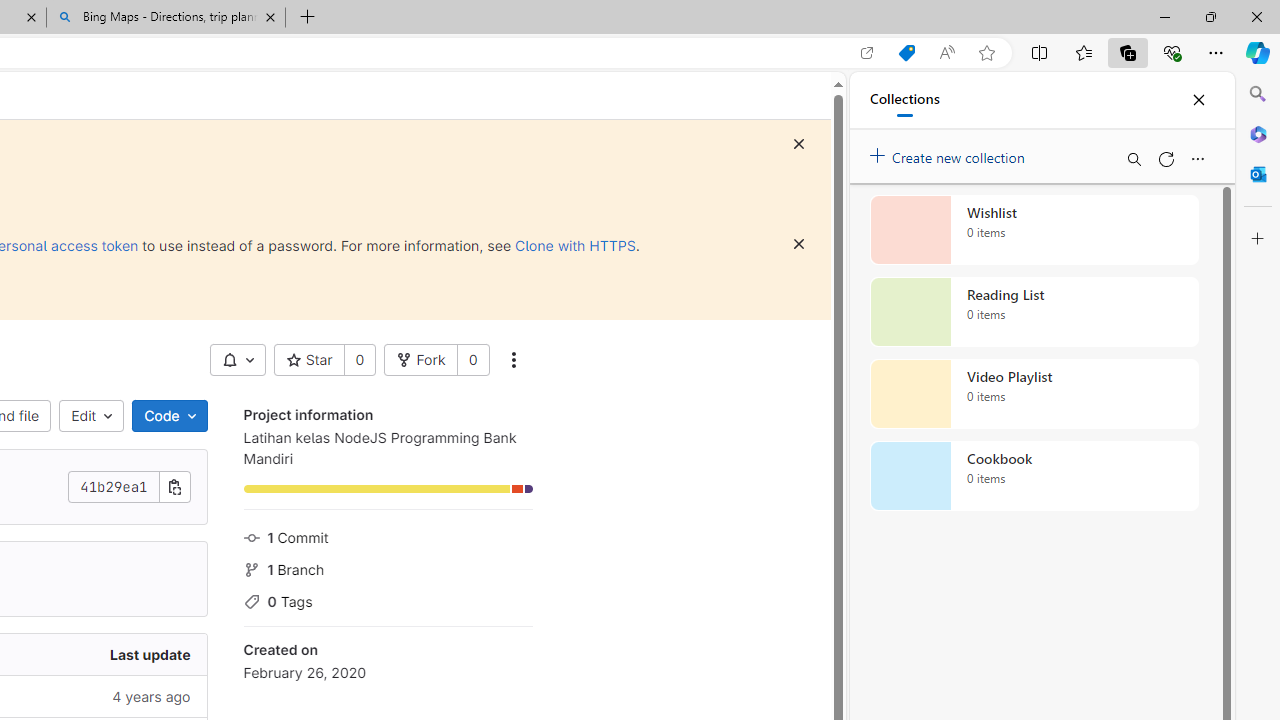  I want to click on 'Fork', so click(420, 360).